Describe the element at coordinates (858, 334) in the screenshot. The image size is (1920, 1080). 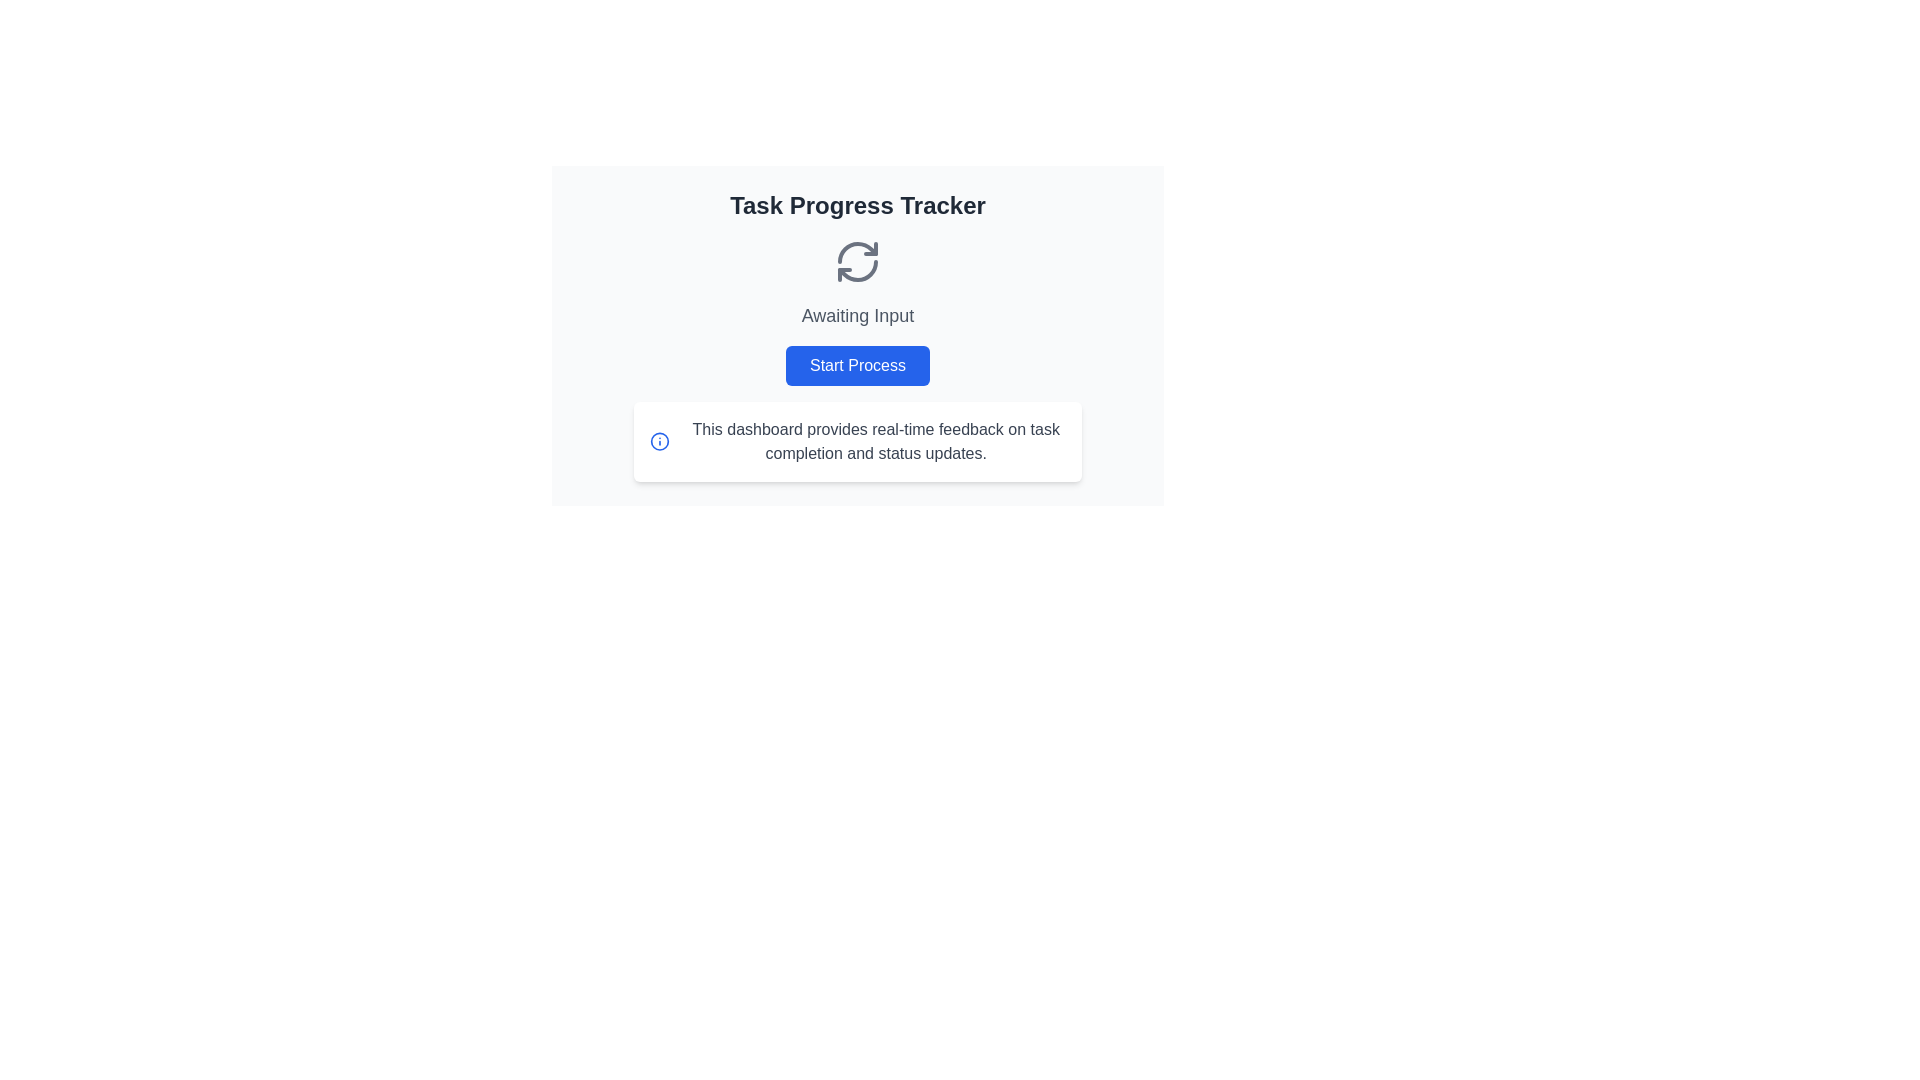
I see `the blue rectangular button with rounded corners labeled 'Start Process'` at that location.